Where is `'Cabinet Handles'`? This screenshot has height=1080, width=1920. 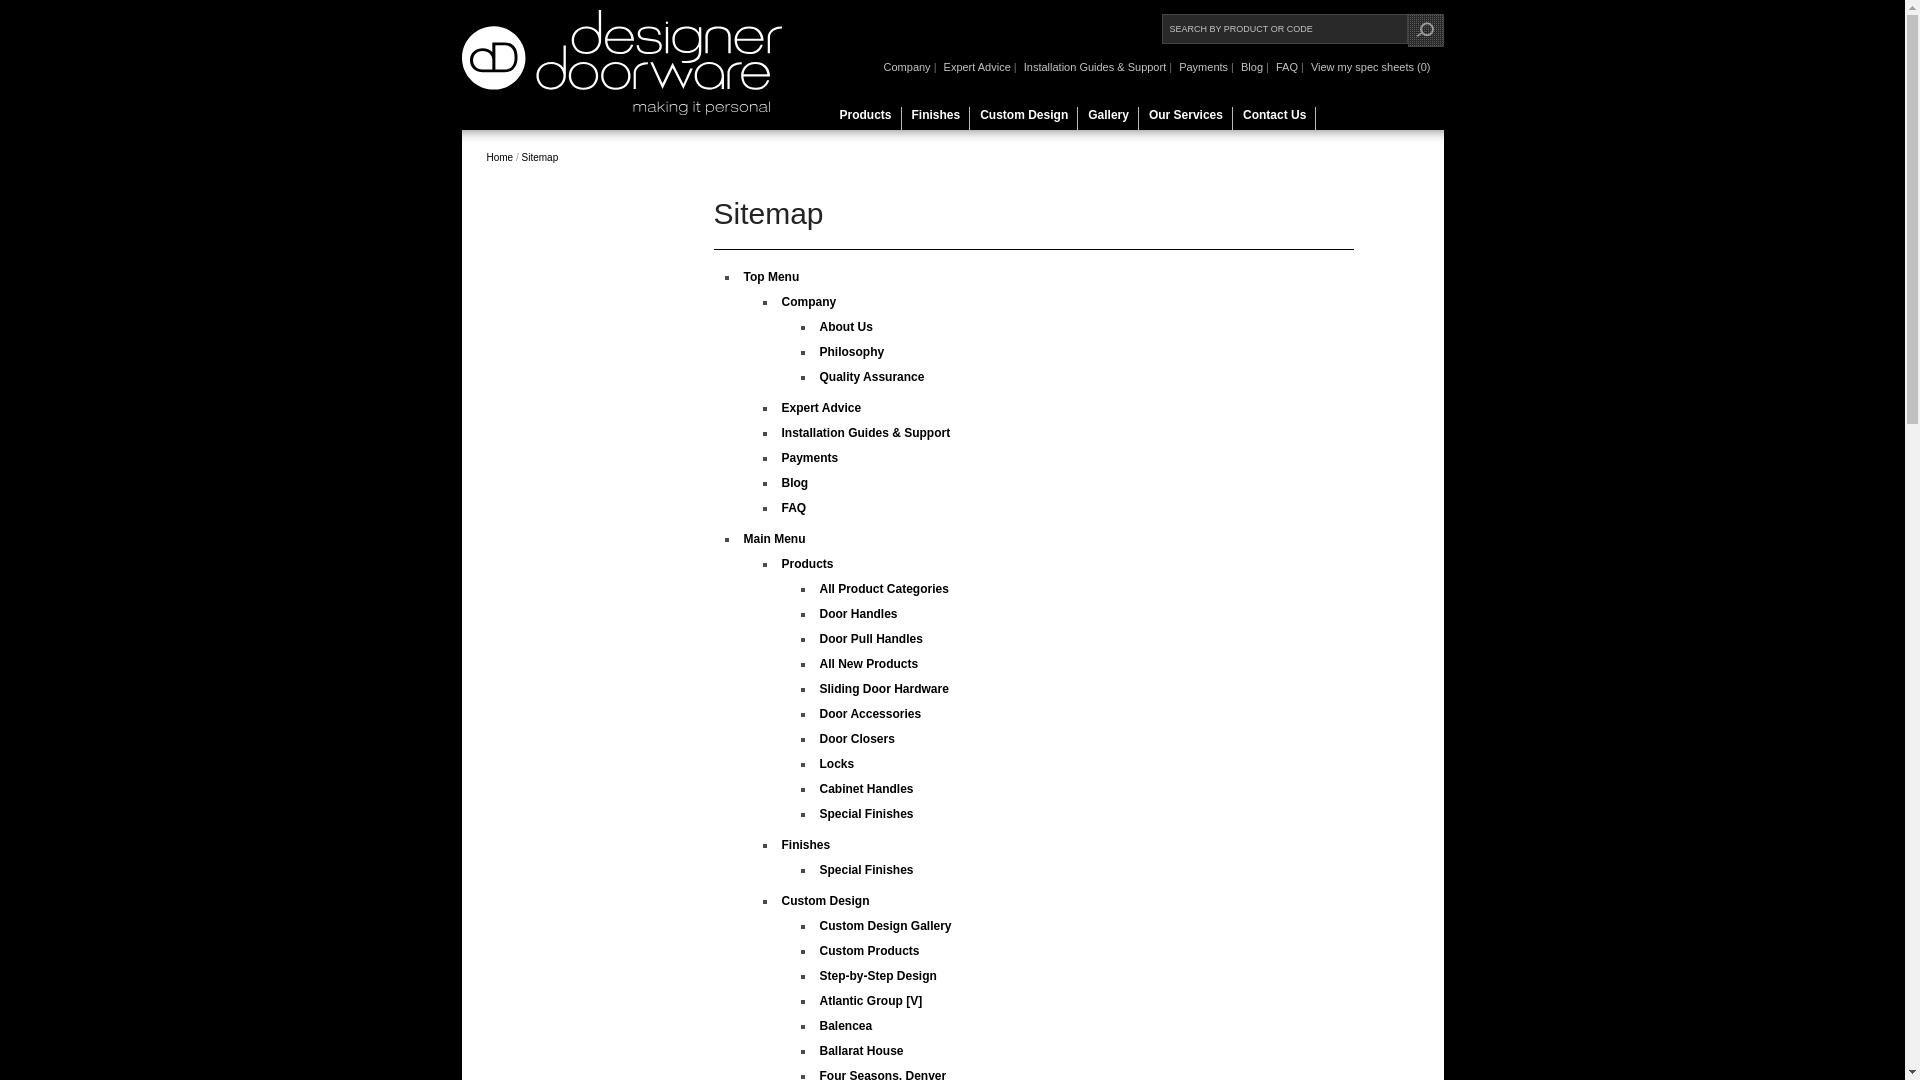
'Cabinet Handles' is located at coordinates (867, 788).